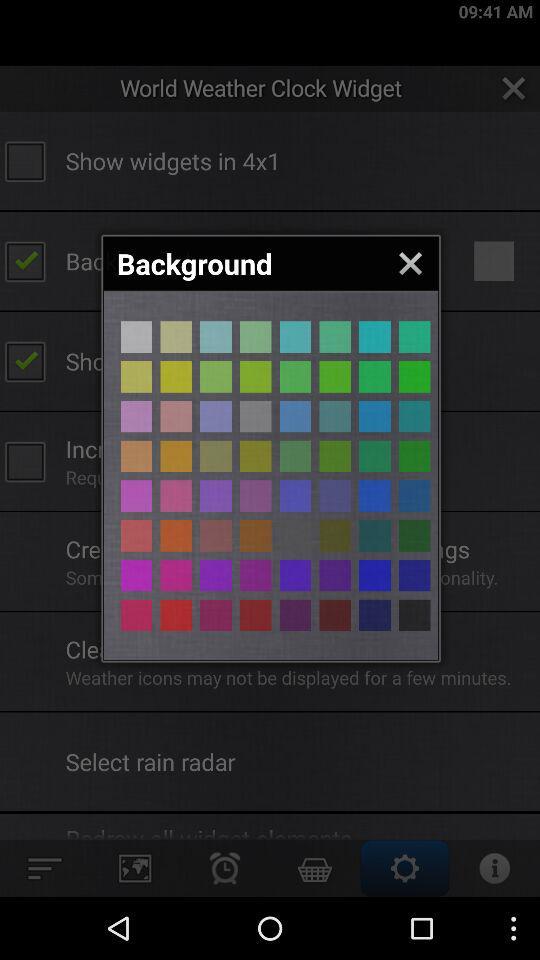 This screenshot has height=960, width=540. I want to click on background colour selection, so click(176, 534).